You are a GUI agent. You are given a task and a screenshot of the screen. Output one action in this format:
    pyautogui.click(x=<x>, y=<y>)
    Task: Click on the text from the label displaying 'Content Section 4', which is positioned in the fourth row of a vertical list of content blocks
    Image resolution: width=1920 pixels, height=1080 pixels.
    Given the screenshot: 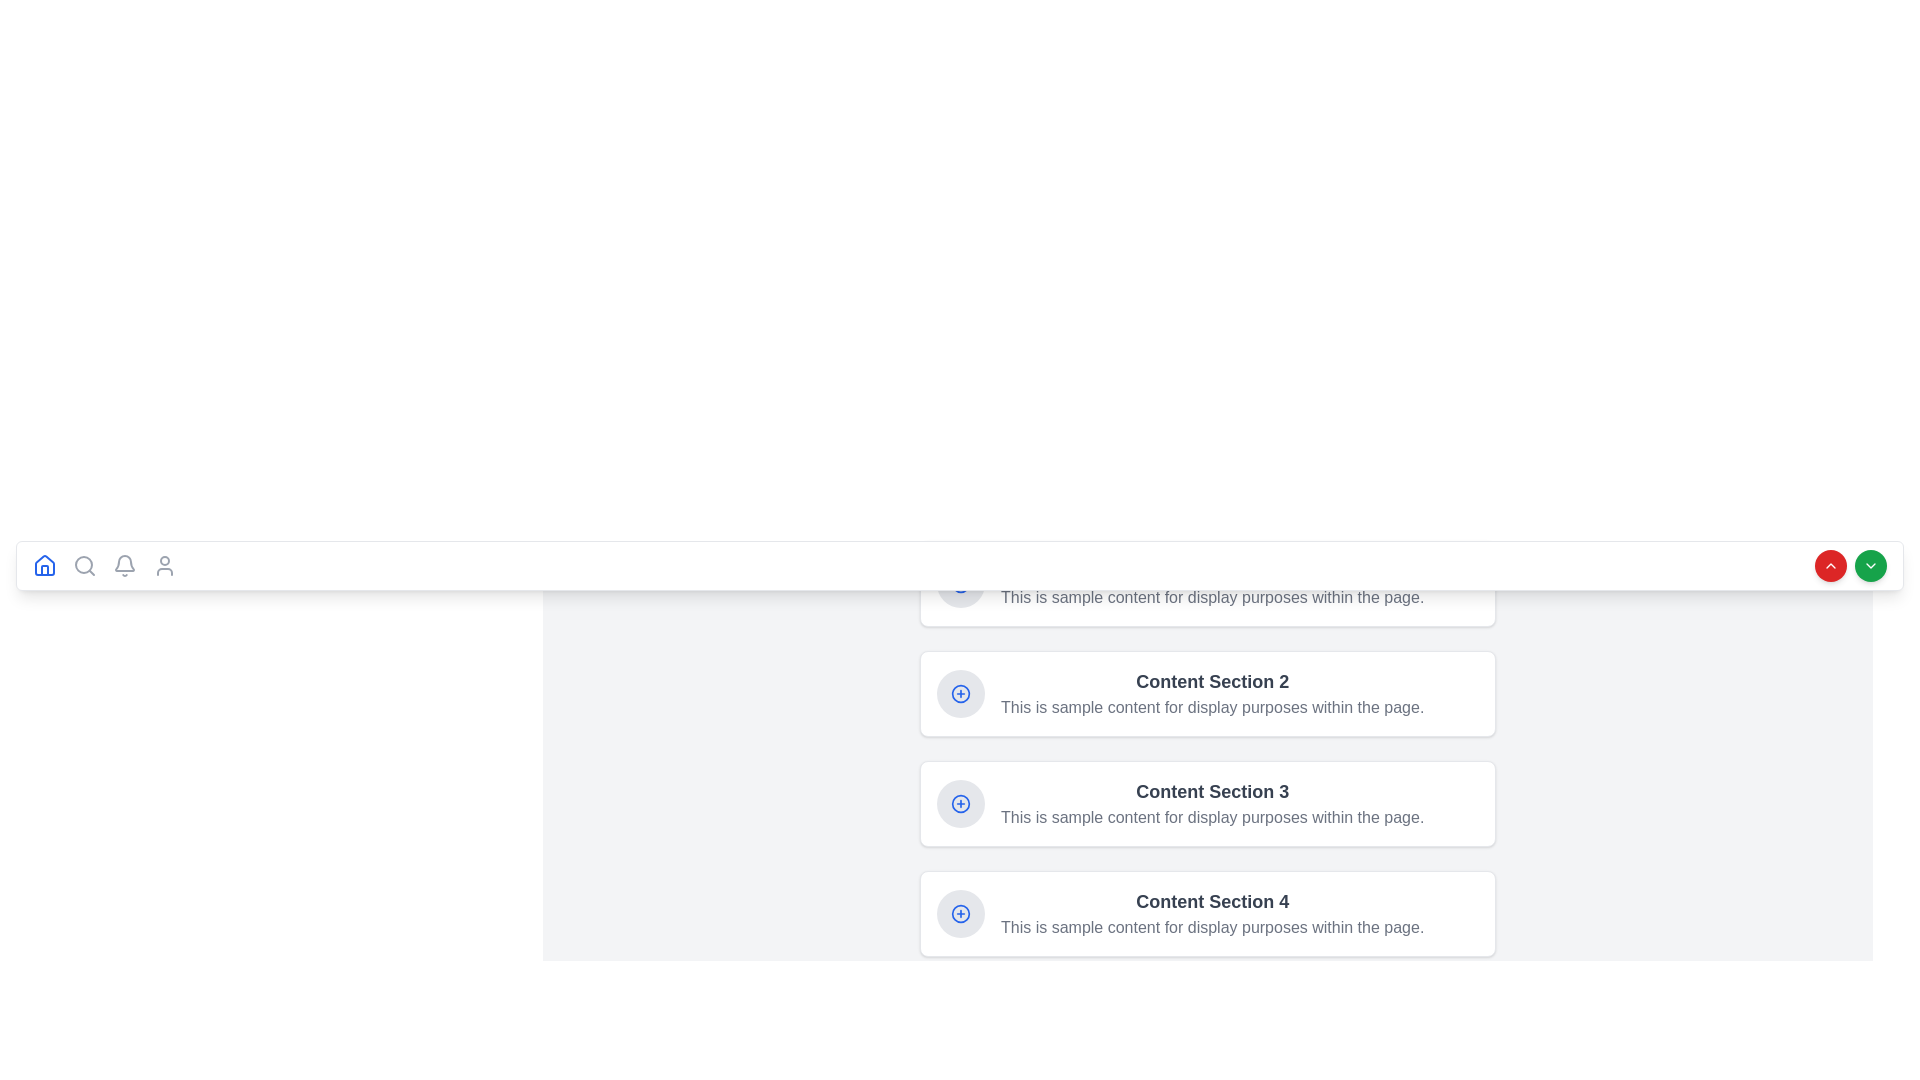 What is the action you would take?
    pyautogui.click(x=1211, y=902)
    